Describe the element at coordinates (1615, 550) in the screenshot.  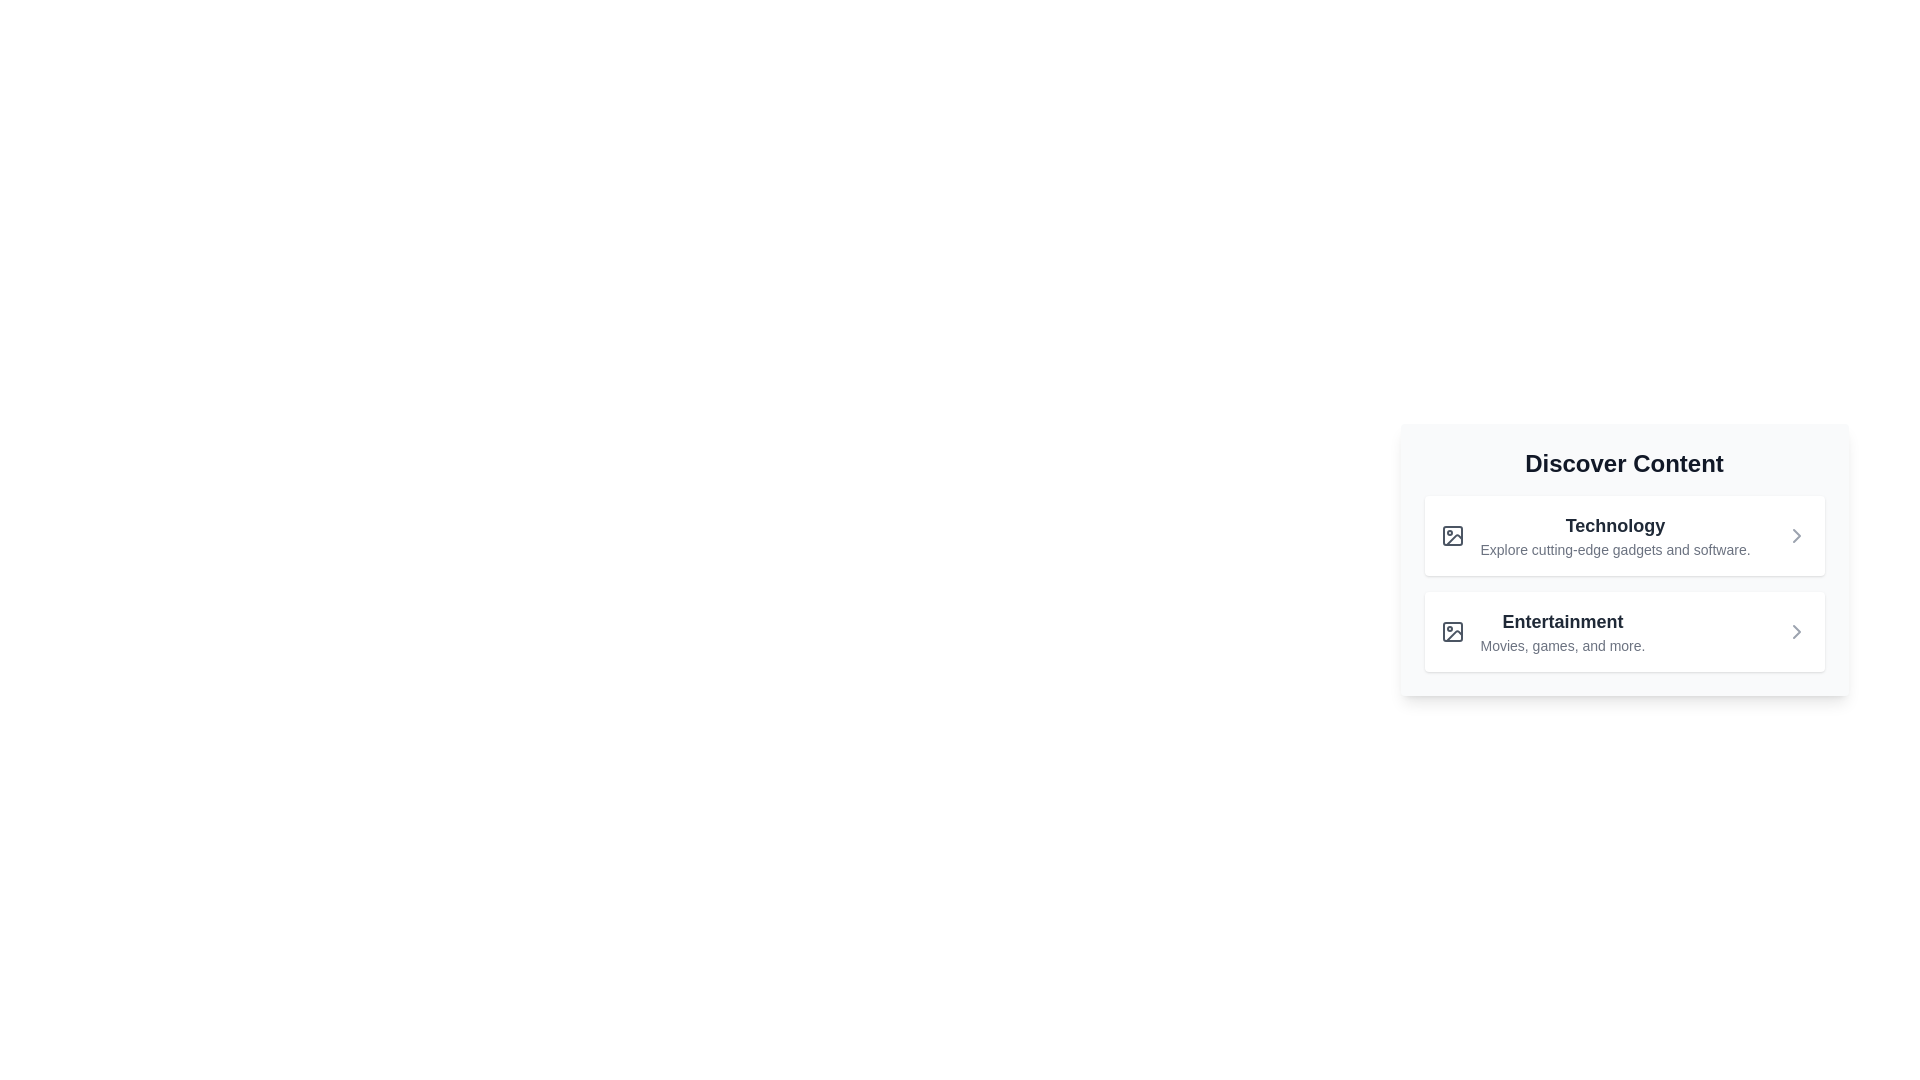
I see `the text label containing the phrase 'Explore cutting-edge gadgets and software.' which is located below the 'Technology' header within a white card` at that location.